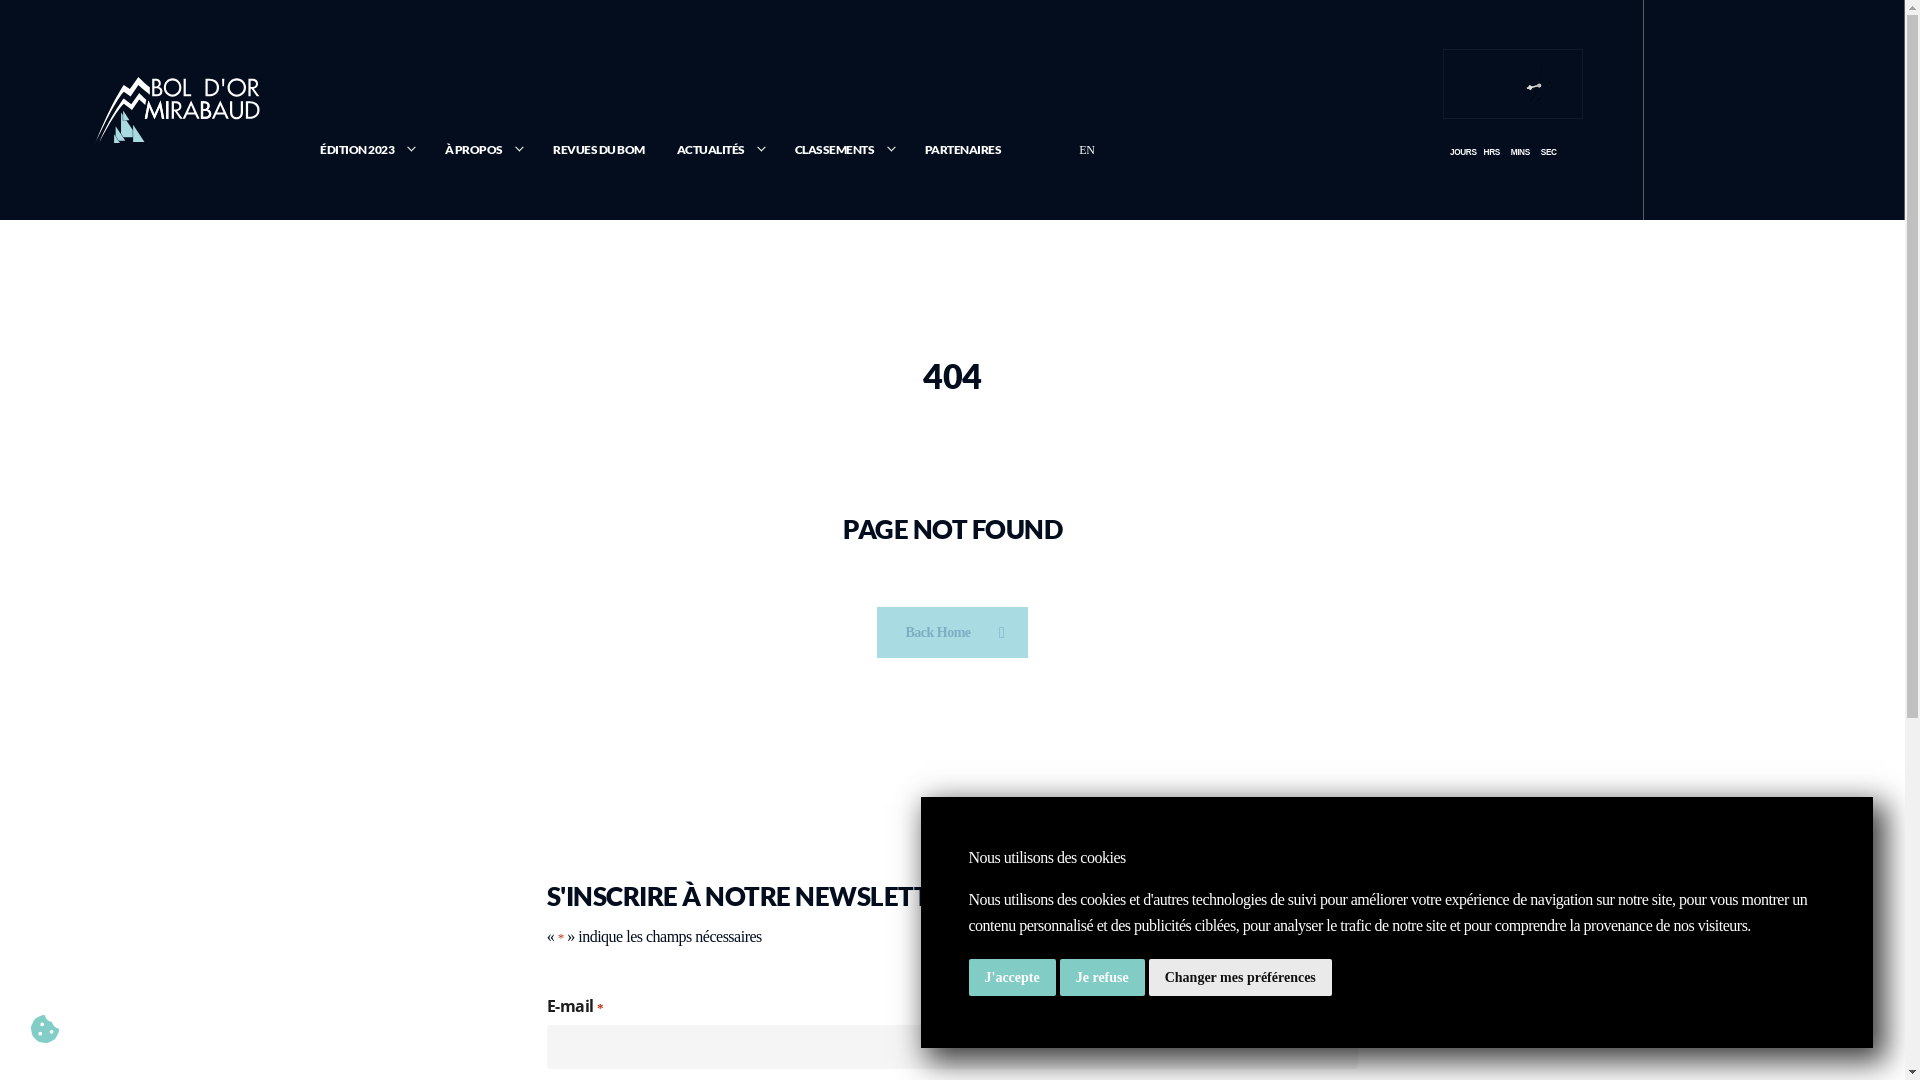 Image resolution: width=1920 pixels, height=1080 pixels. What do you see at coordinates (1011, 976) in the screenshot?
I see `'J'accepte'` at bounding box center [1011, 976].